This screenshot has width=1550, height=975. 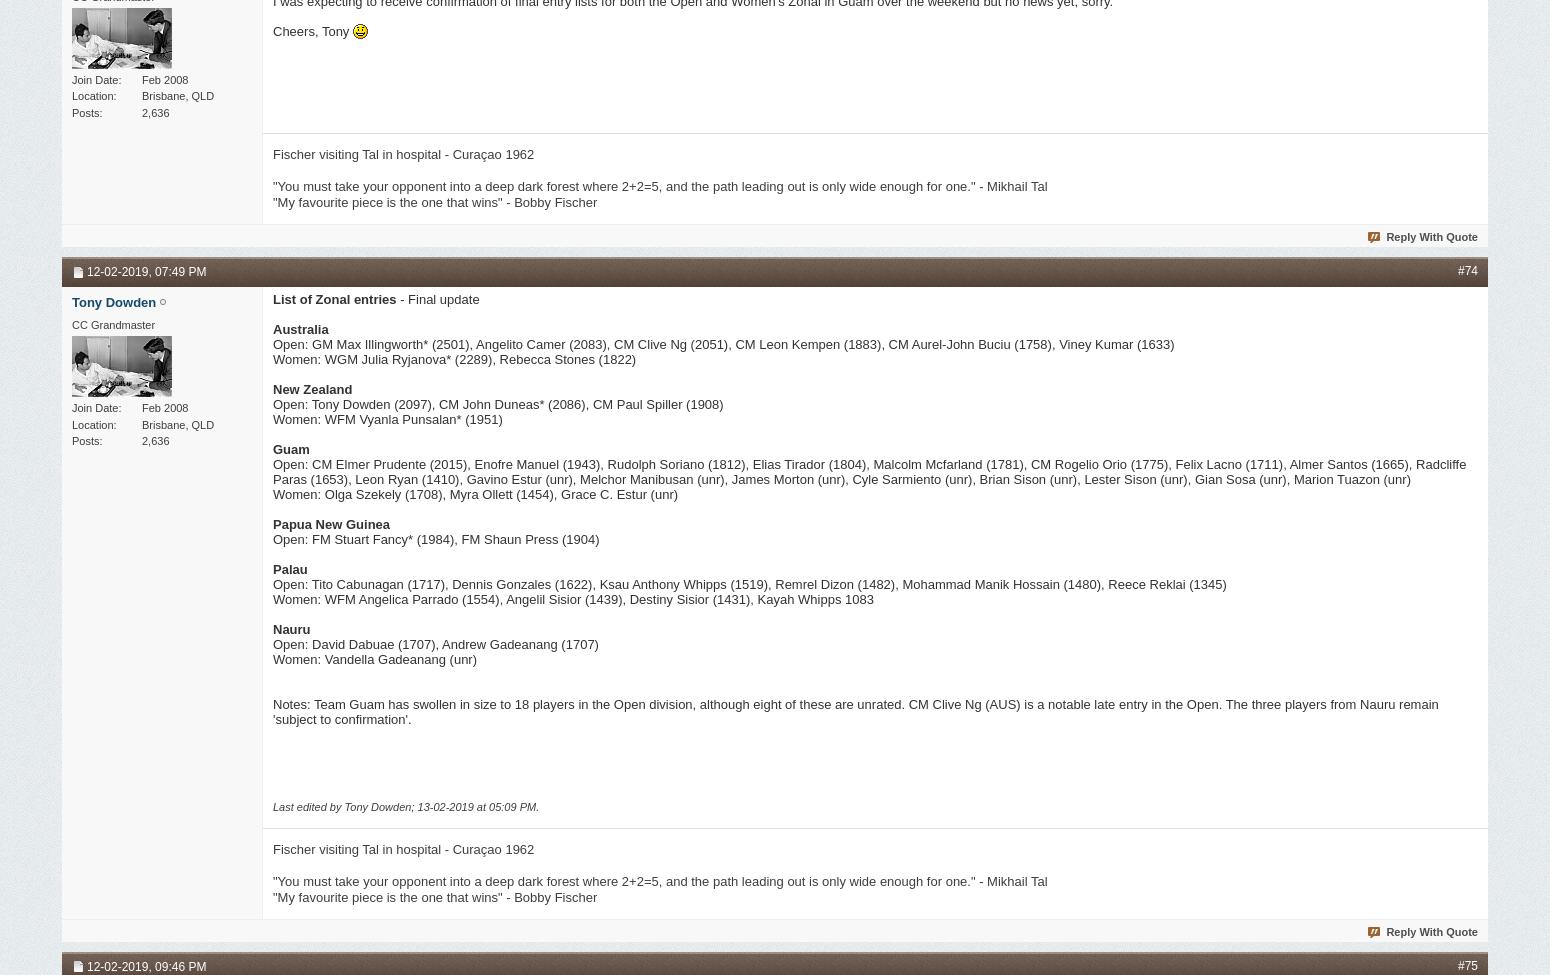 What do you see at coordinates (290, 568) in the screenshot?
I see `'Palau'` at bounding box center [290, 568].